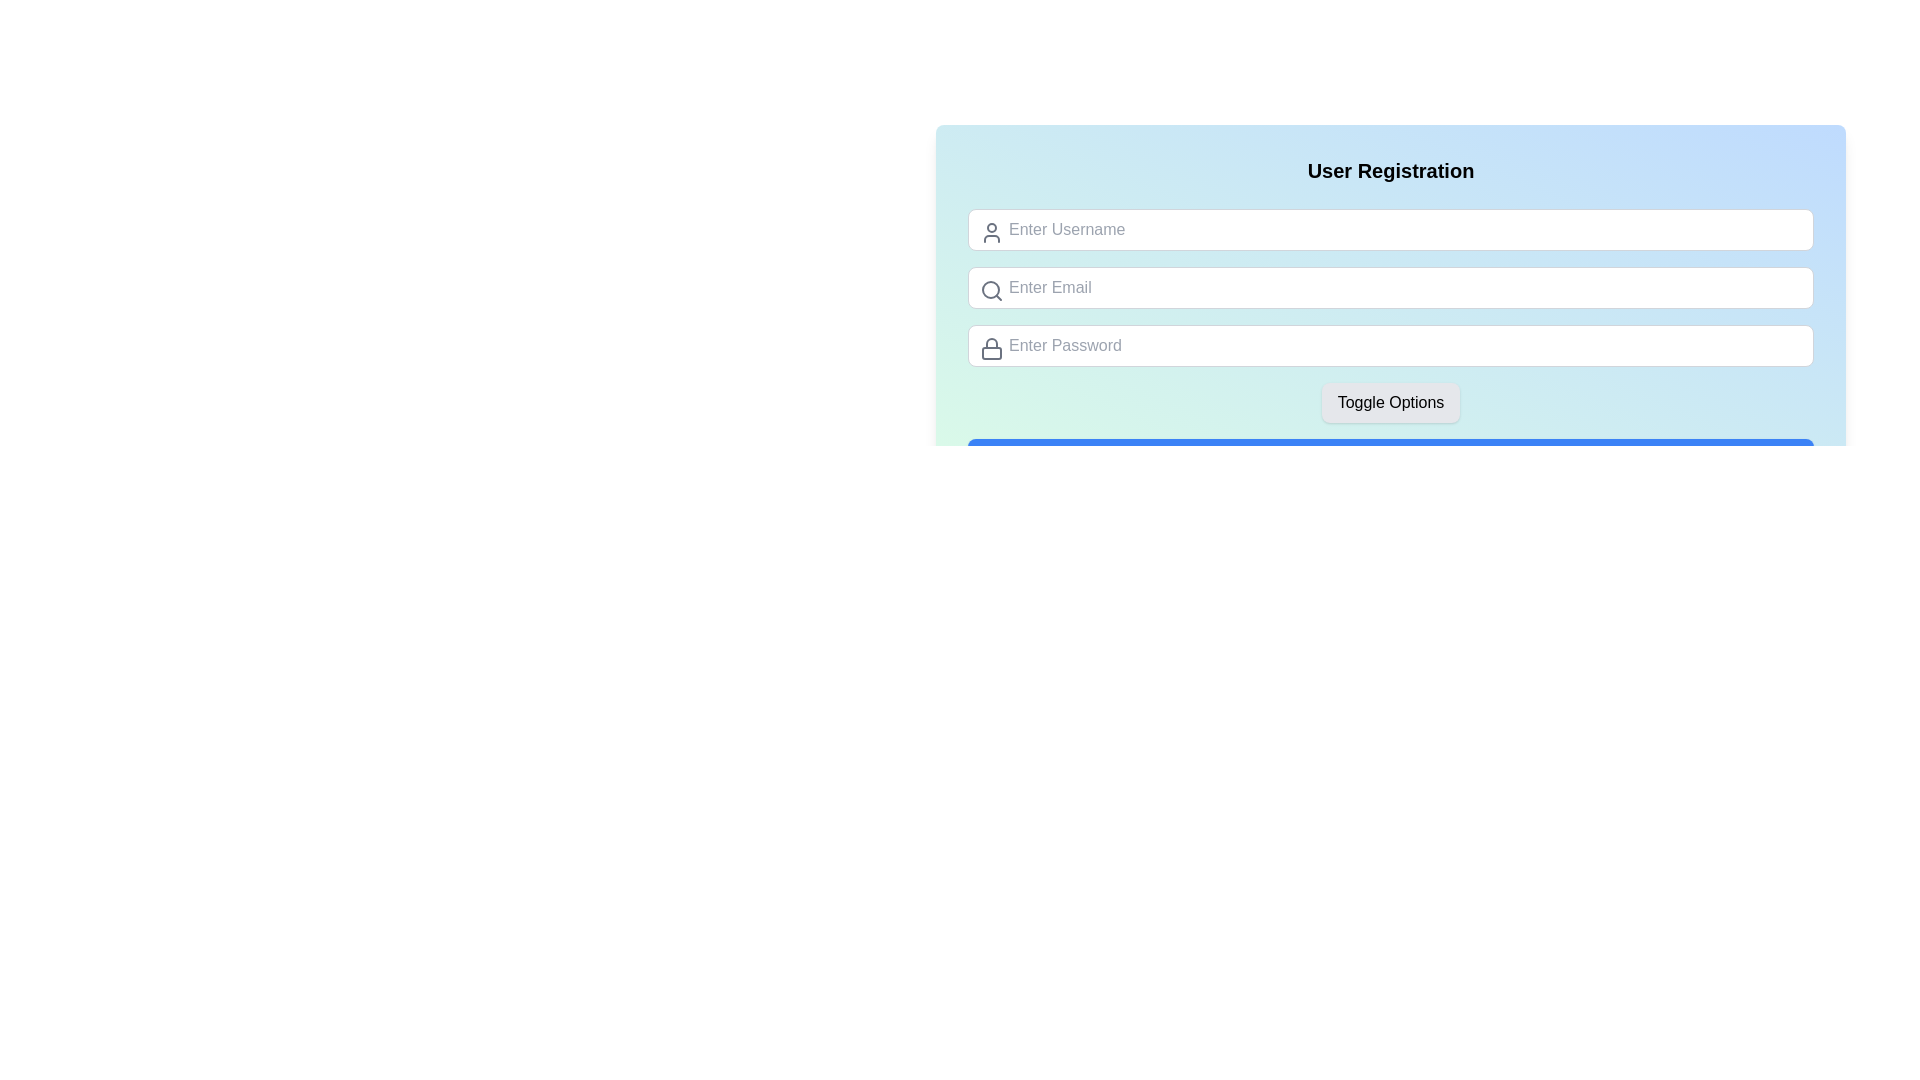  Describe the element at coordinates (992, 342) in the screenshot. I see `the curved, arc-like design of the padlock icon situated near the center of the graphic, slightly above the rectangle that forms the body of the lock, which is located to the left of the 'Enter Password' text input field` at that location.